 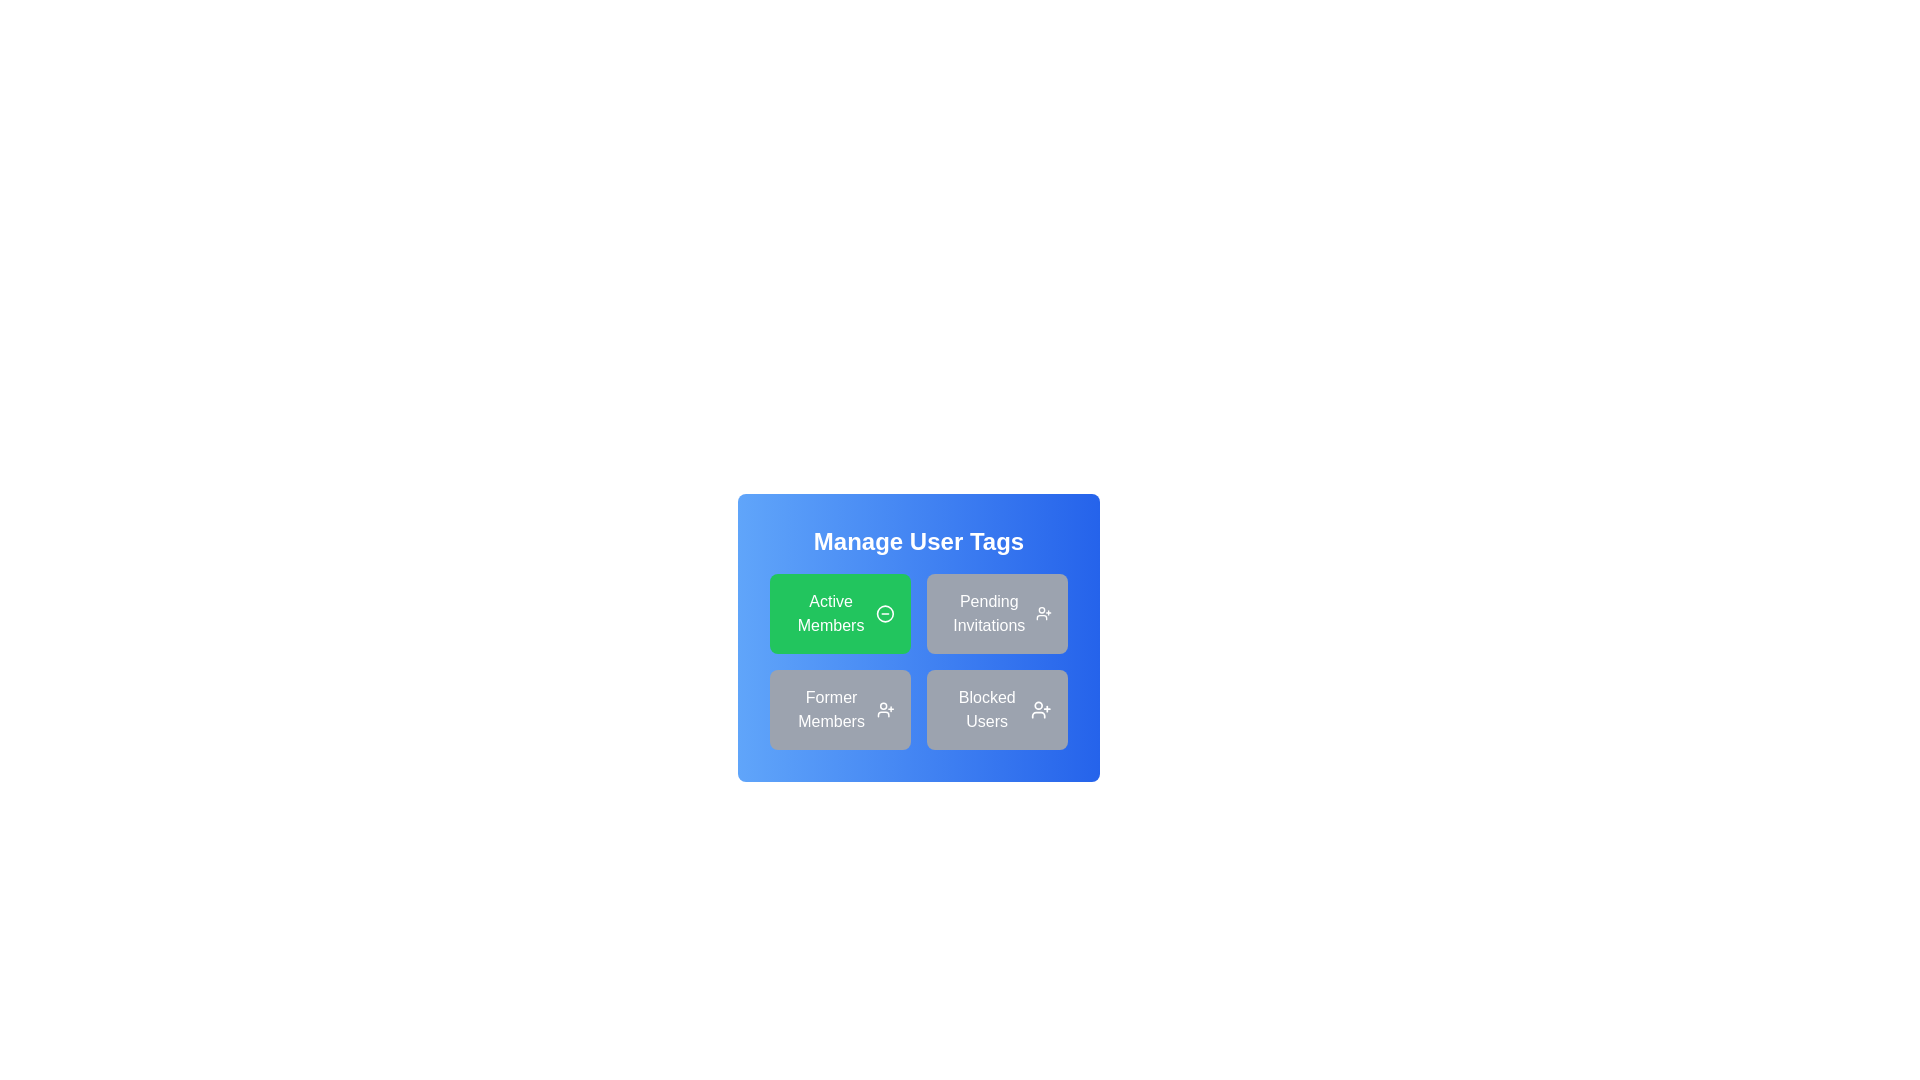 What do you see at coordinates (917, 637) in the screenshot?
I see `header of the category selection pane which contains options for managing user tags like 'Active Members' and 'Pending Invitations'` at bounding box center [917, 637].